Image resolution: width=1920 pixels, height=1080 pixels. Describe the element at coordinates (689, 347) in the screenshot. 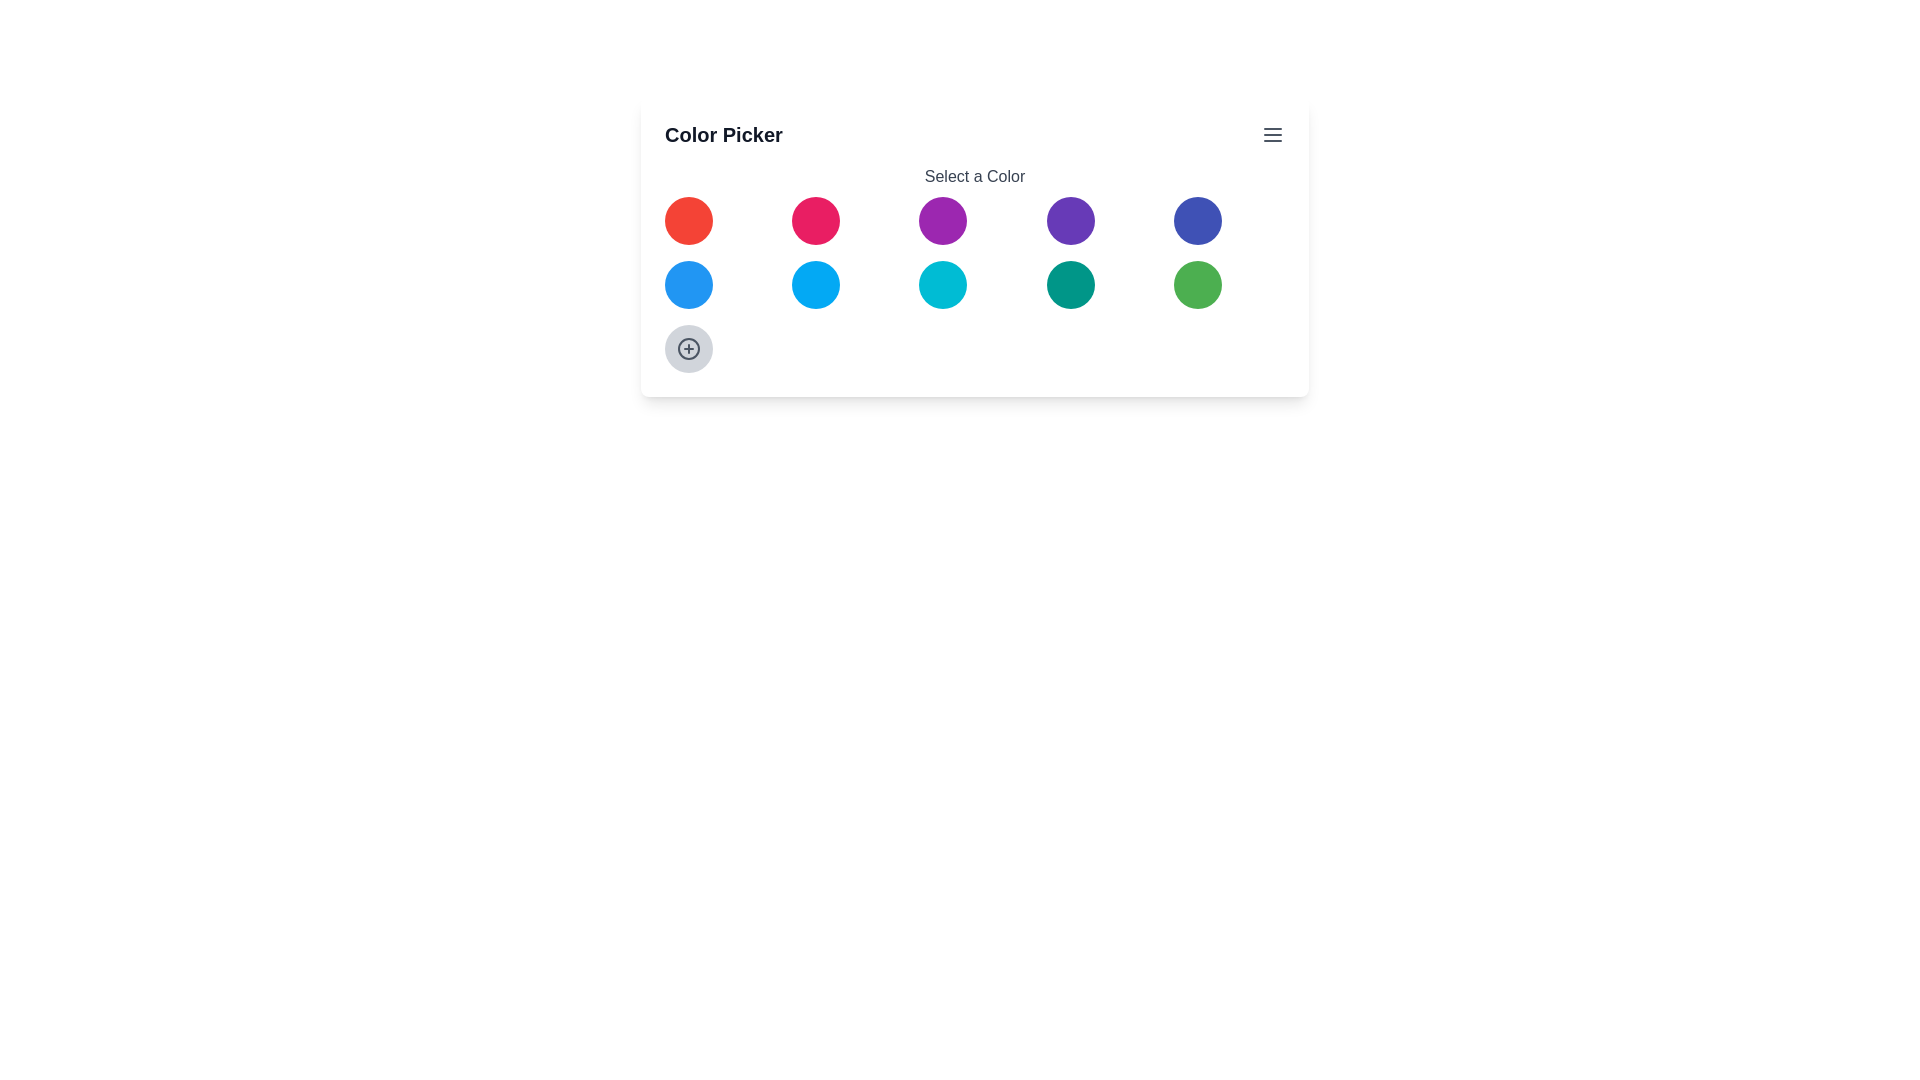

I see `the 'plus' icon button to open a new color picker` at that location.